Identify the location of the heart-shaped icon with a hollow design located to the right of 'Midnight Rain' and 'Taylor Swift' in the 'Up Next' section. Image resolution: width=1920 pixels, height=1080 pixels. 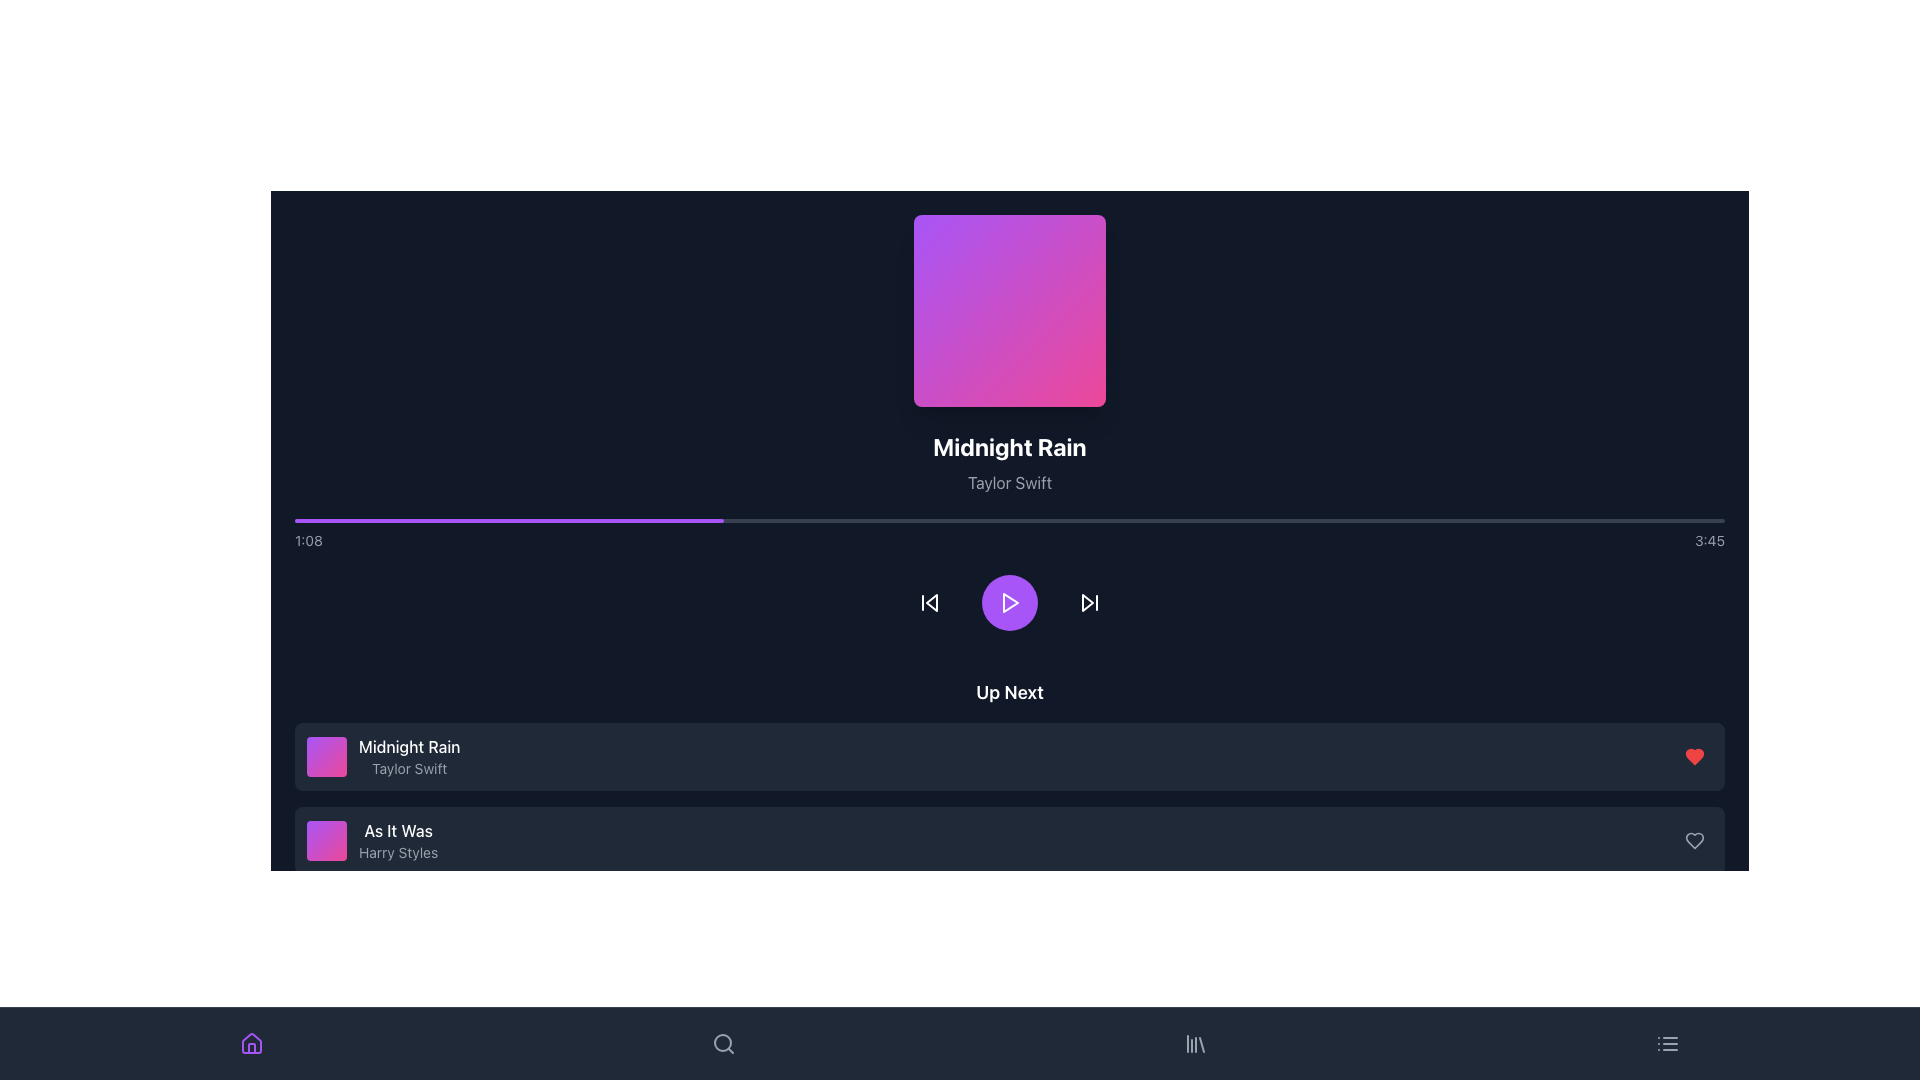
(1693, 840).